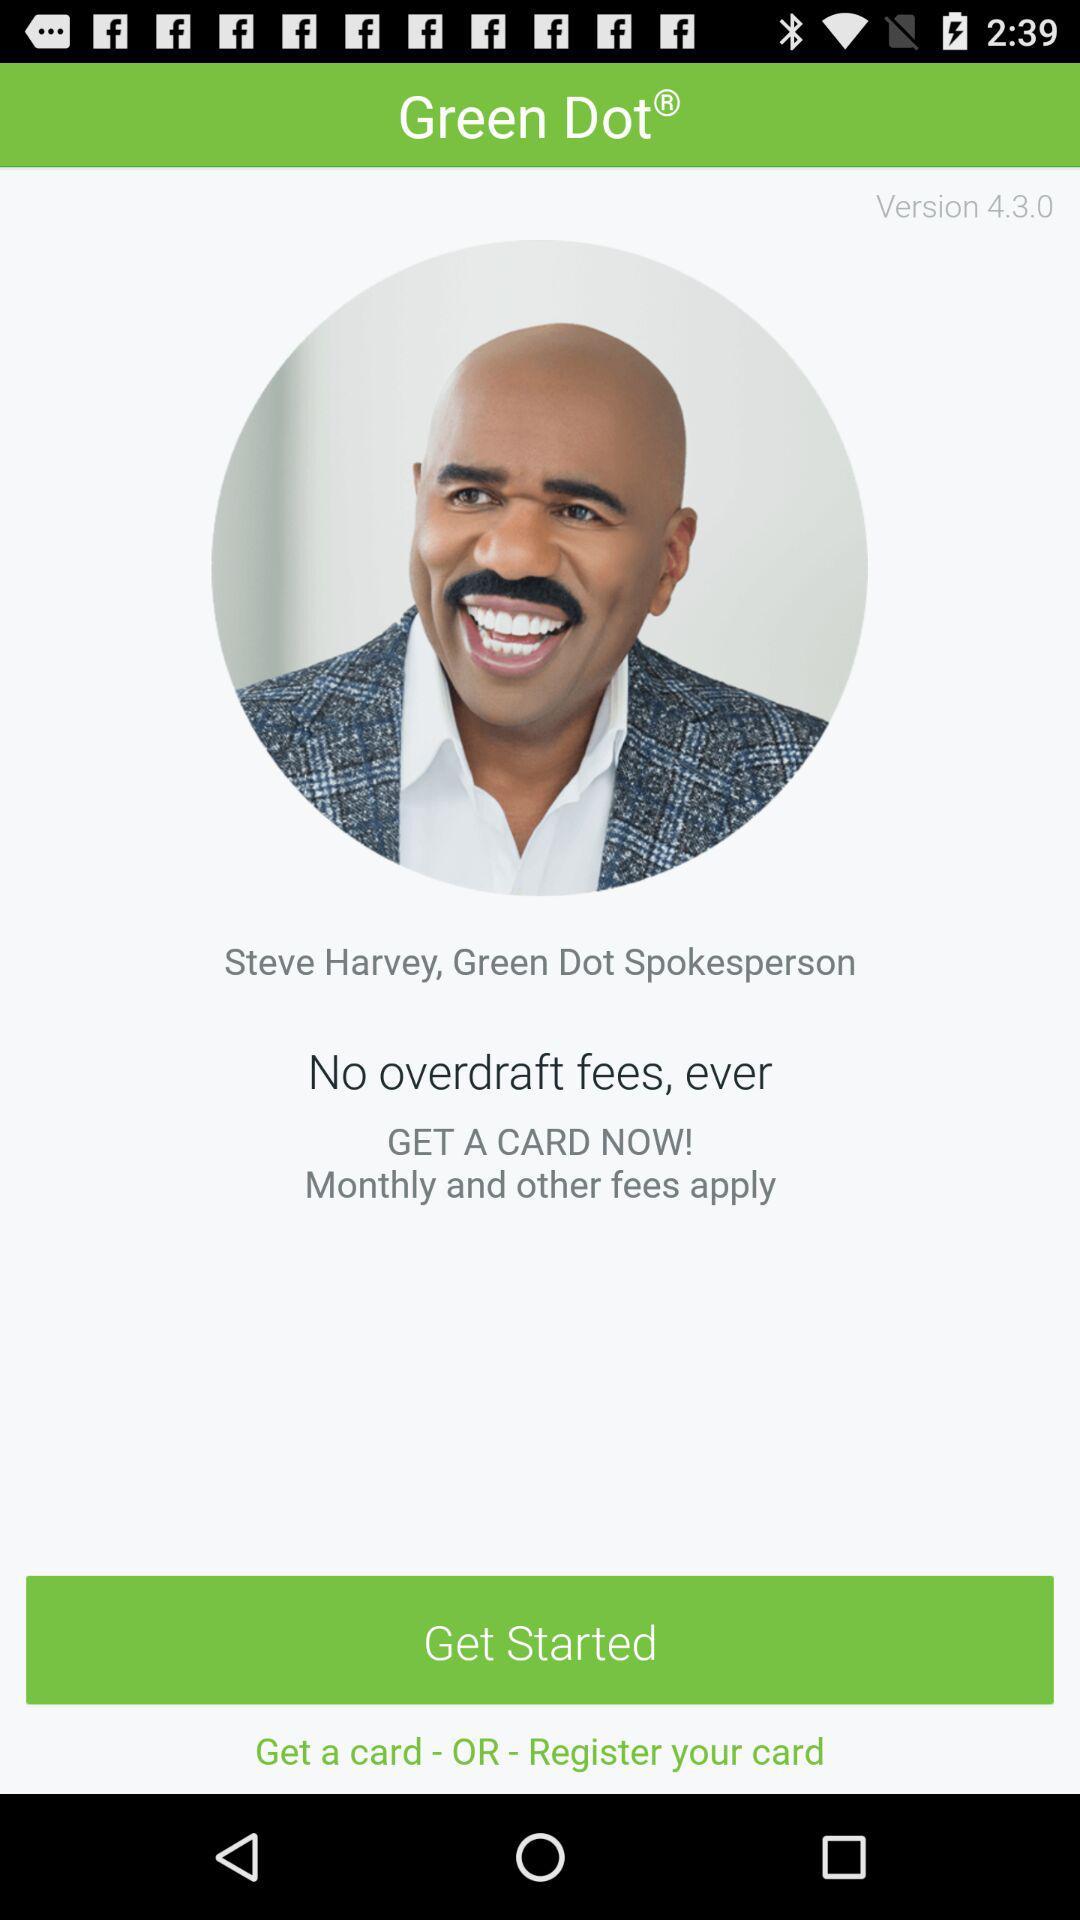 This screenshot has width=1080, height=1920. Describe the element at coordinates (540, 1641) in the screenshot. I see `get started item` at that location.